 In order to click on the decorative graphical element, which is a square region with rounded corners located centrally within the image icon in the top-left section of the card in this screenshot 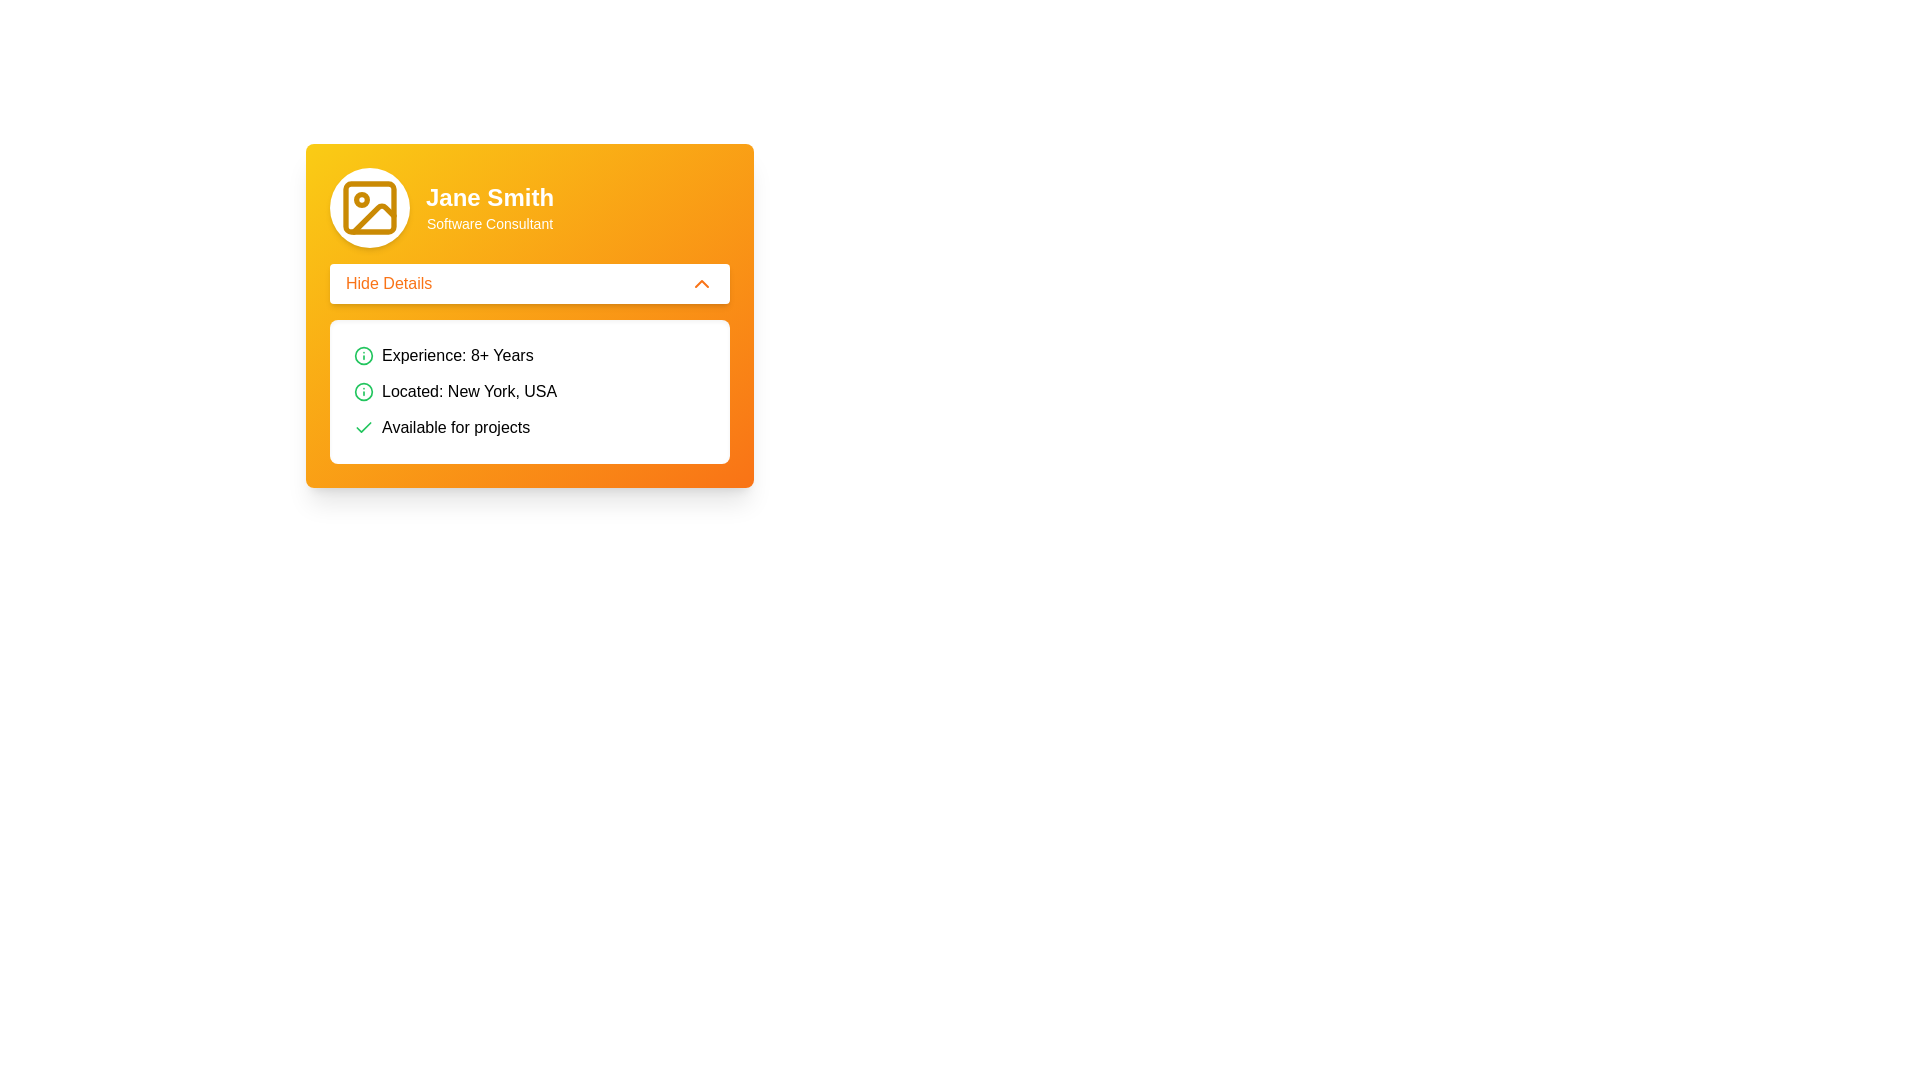, I will do `click(369, 208)`.